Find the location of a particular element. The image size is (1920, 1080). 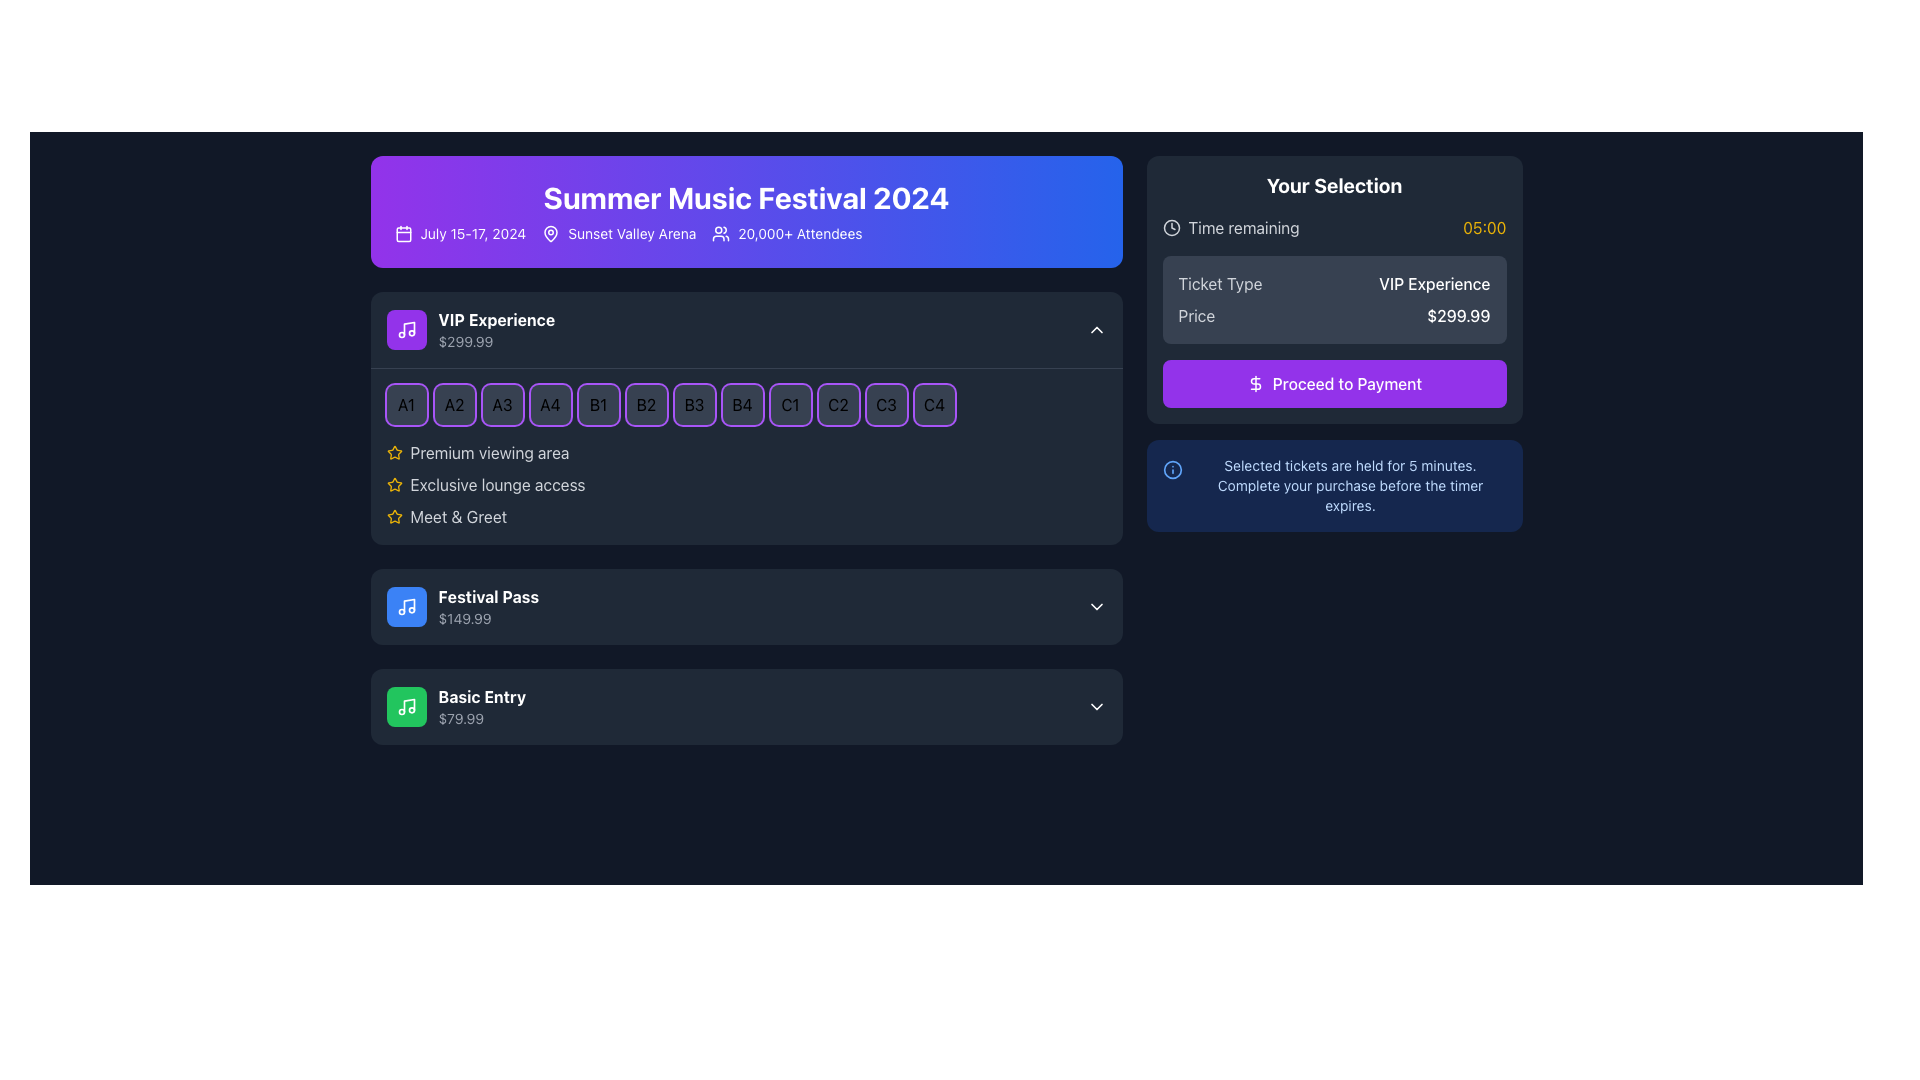

text label that says 'Exclusive lounge access', which is located in the 'VIP Experience' section, positioned between 'Premium viewing area' and 'Meet & Greet' is located at coordinates (498, 485).